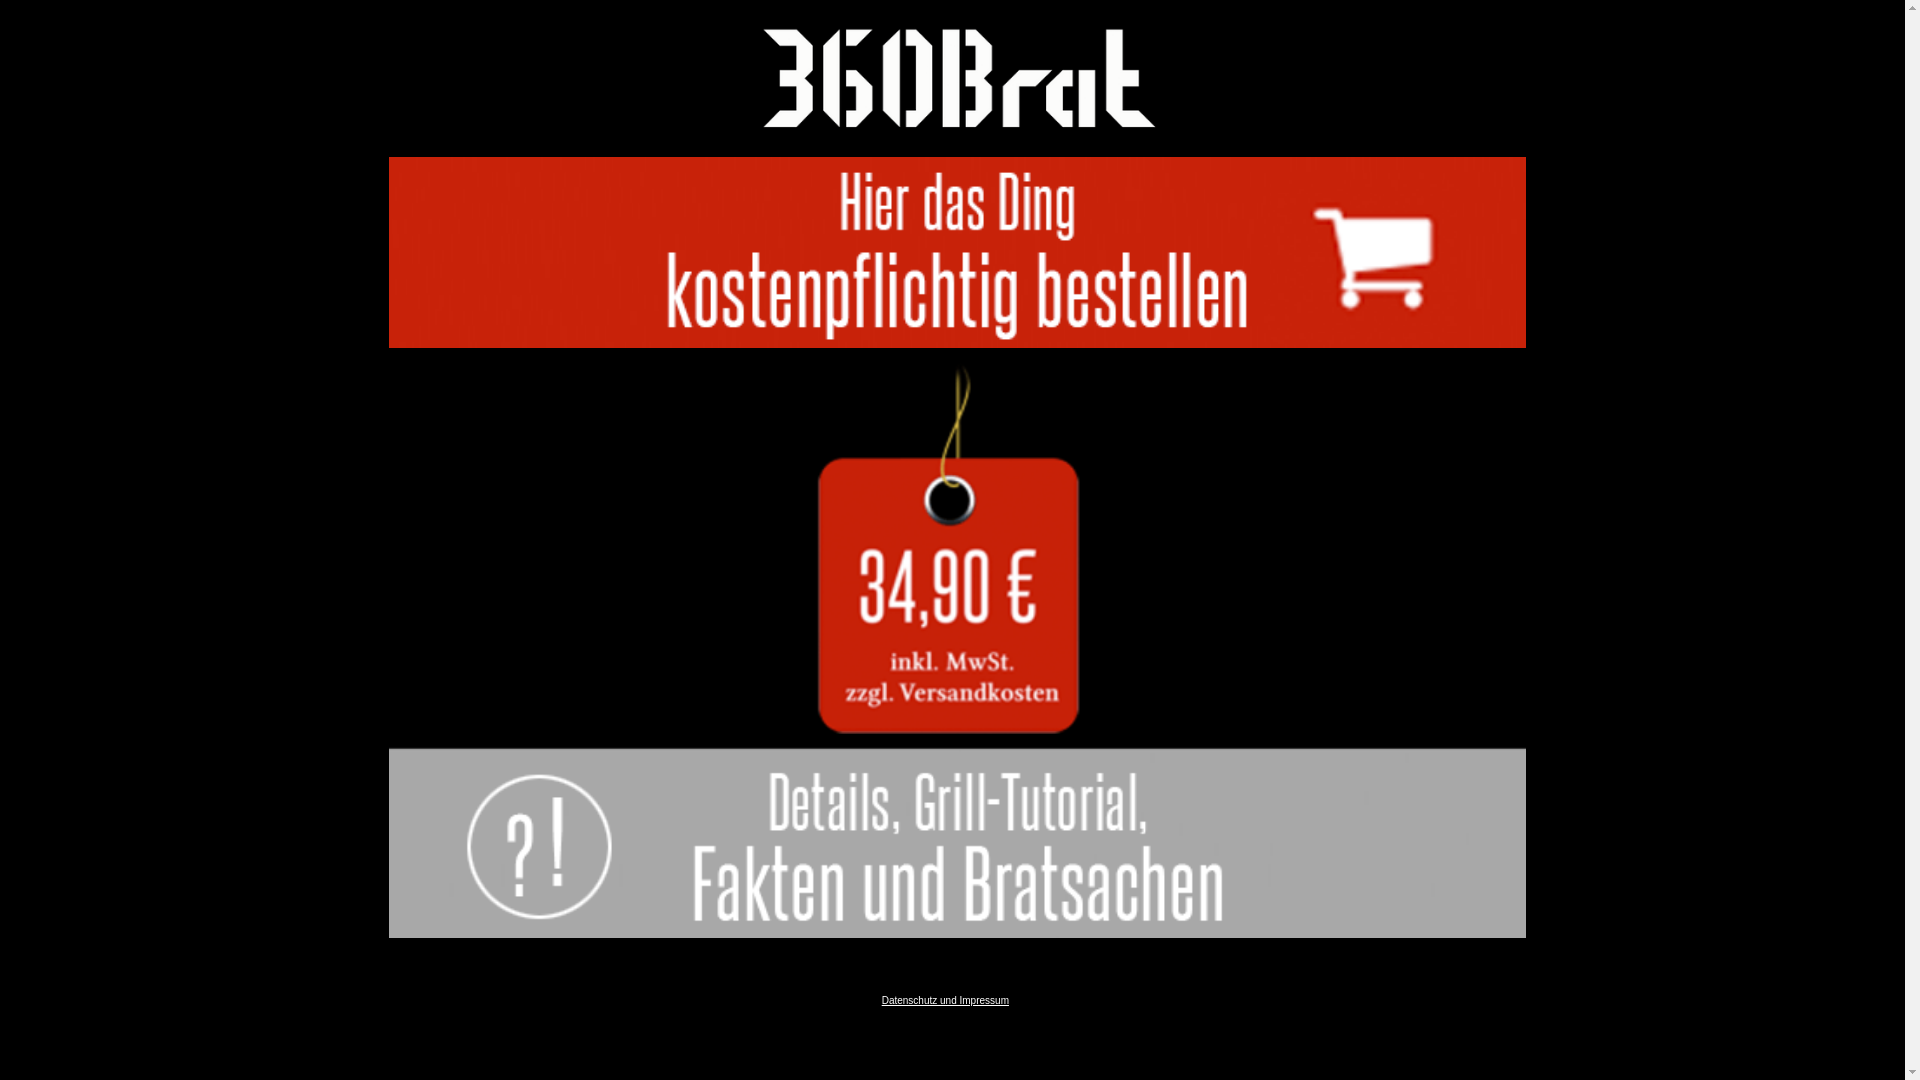  What do you see at coordinates (944, 1000) in the screenshot?
I see `'Datenschutz und Impressum'` at bounding box center [944, 1000].